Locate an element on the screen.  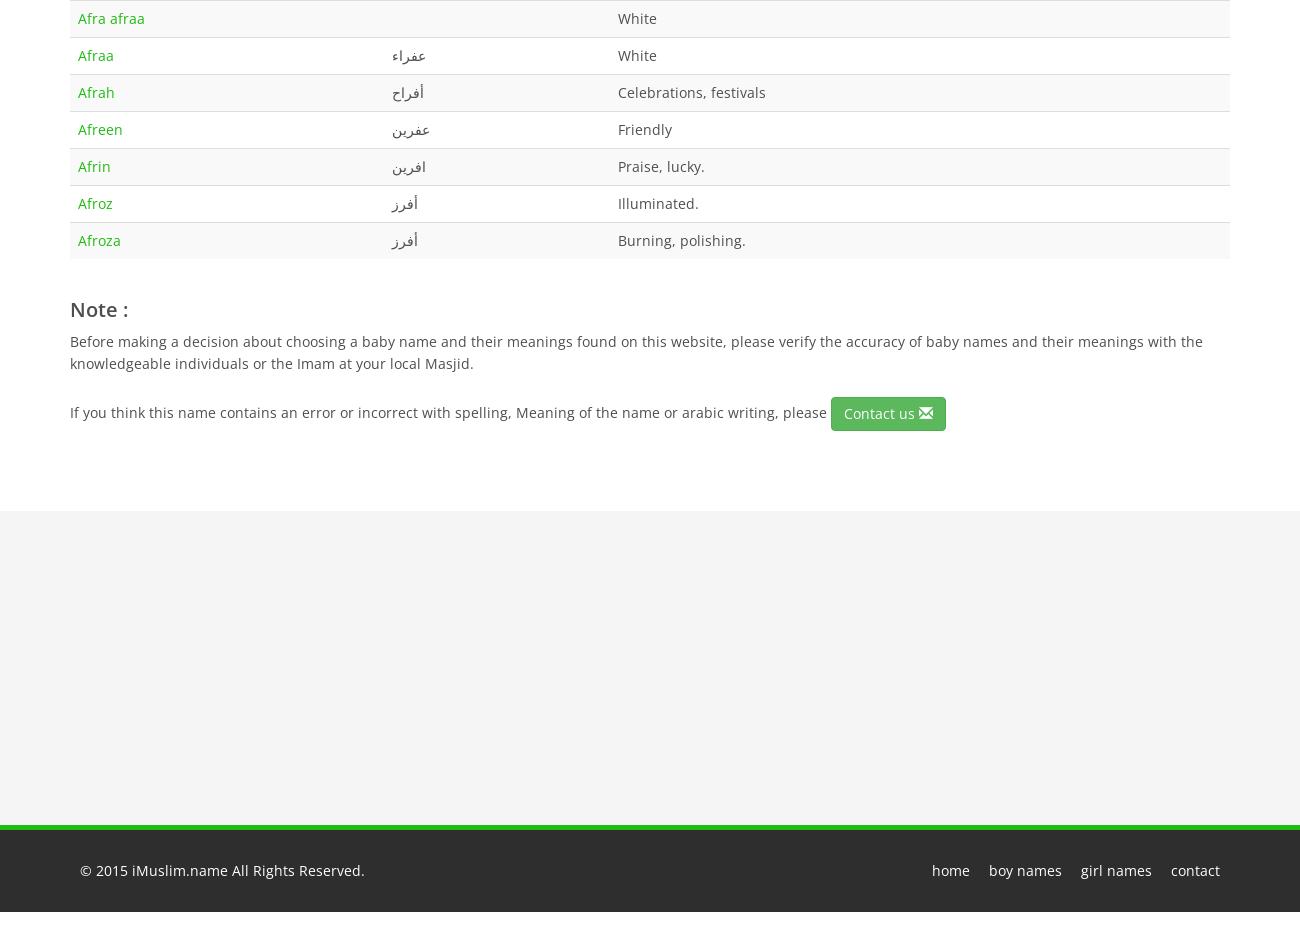
'Namirah ( نمره )' is located at coordinates (618, 650).